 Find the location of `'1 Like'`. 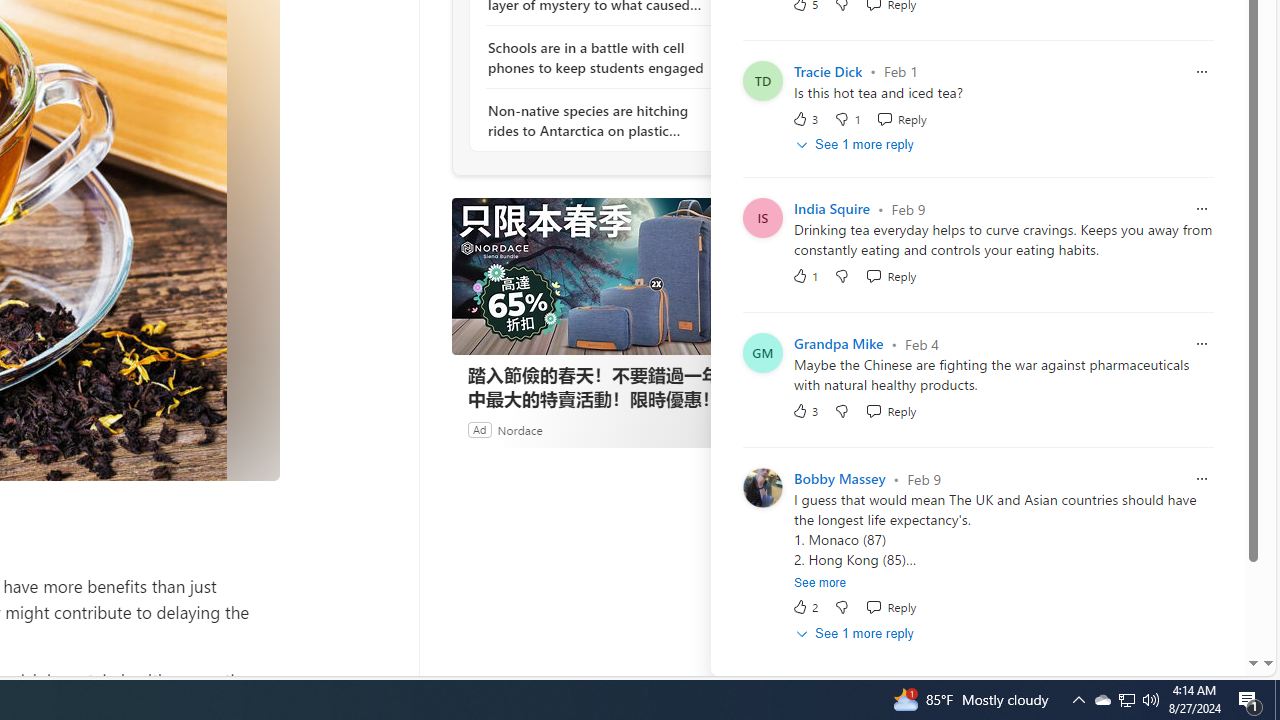

'1 Like' is located at coordinates (805, 276).